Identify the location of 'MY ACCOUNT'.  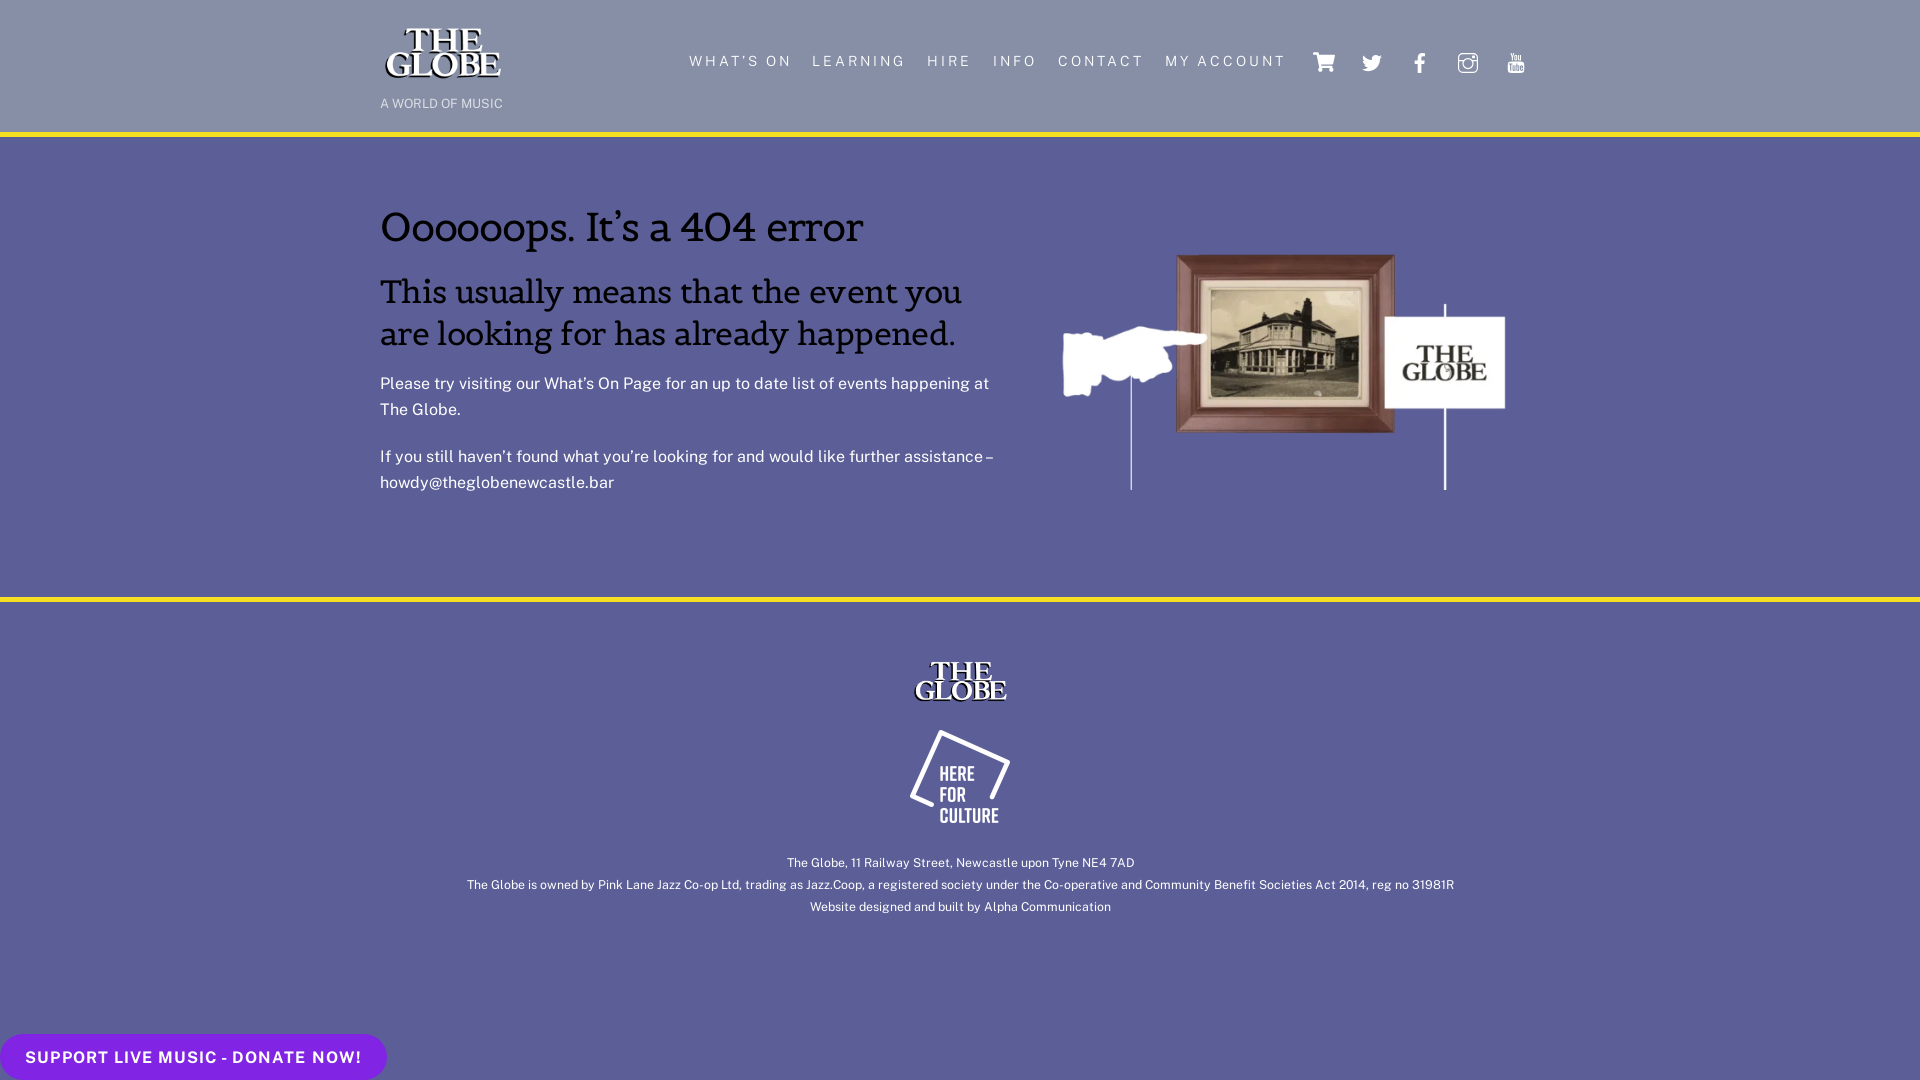
(1223, 60).